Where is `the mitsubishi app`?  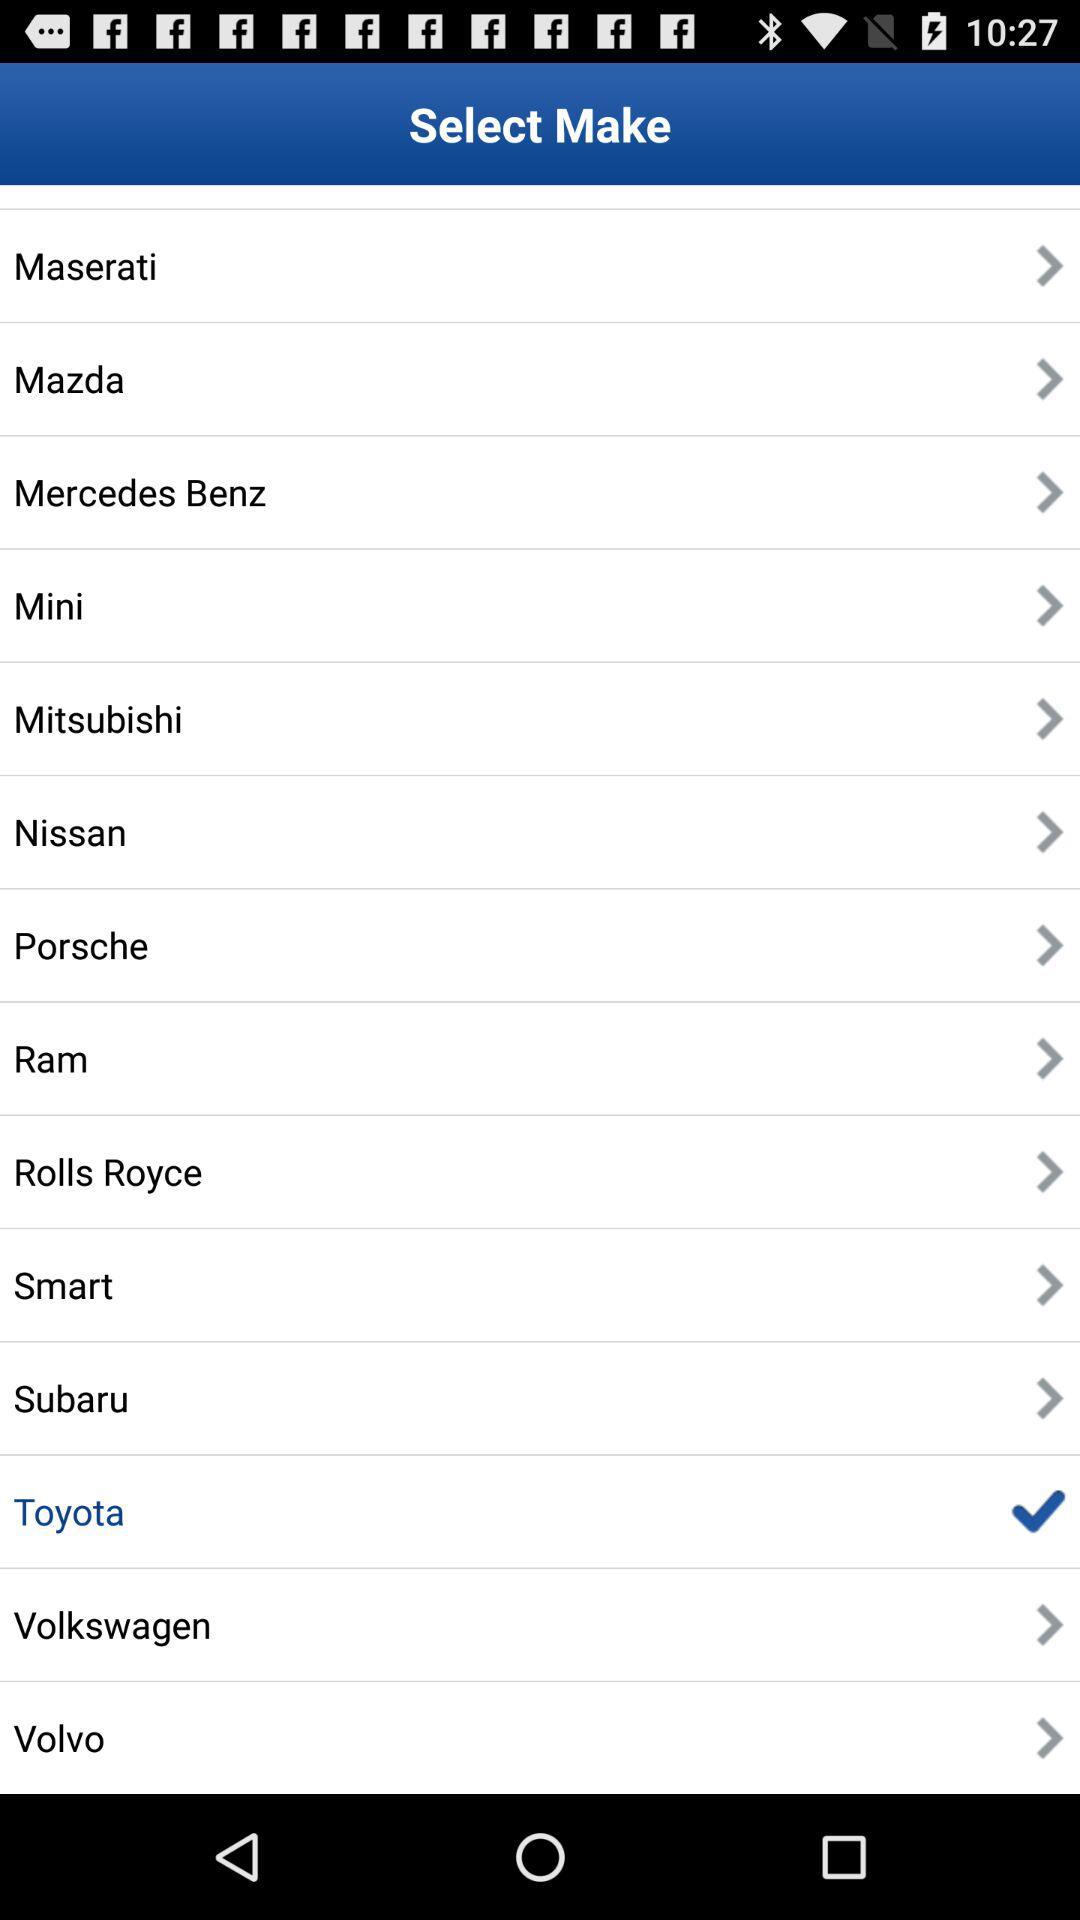 the mitsubishi app is located at coordinates (98, 718).